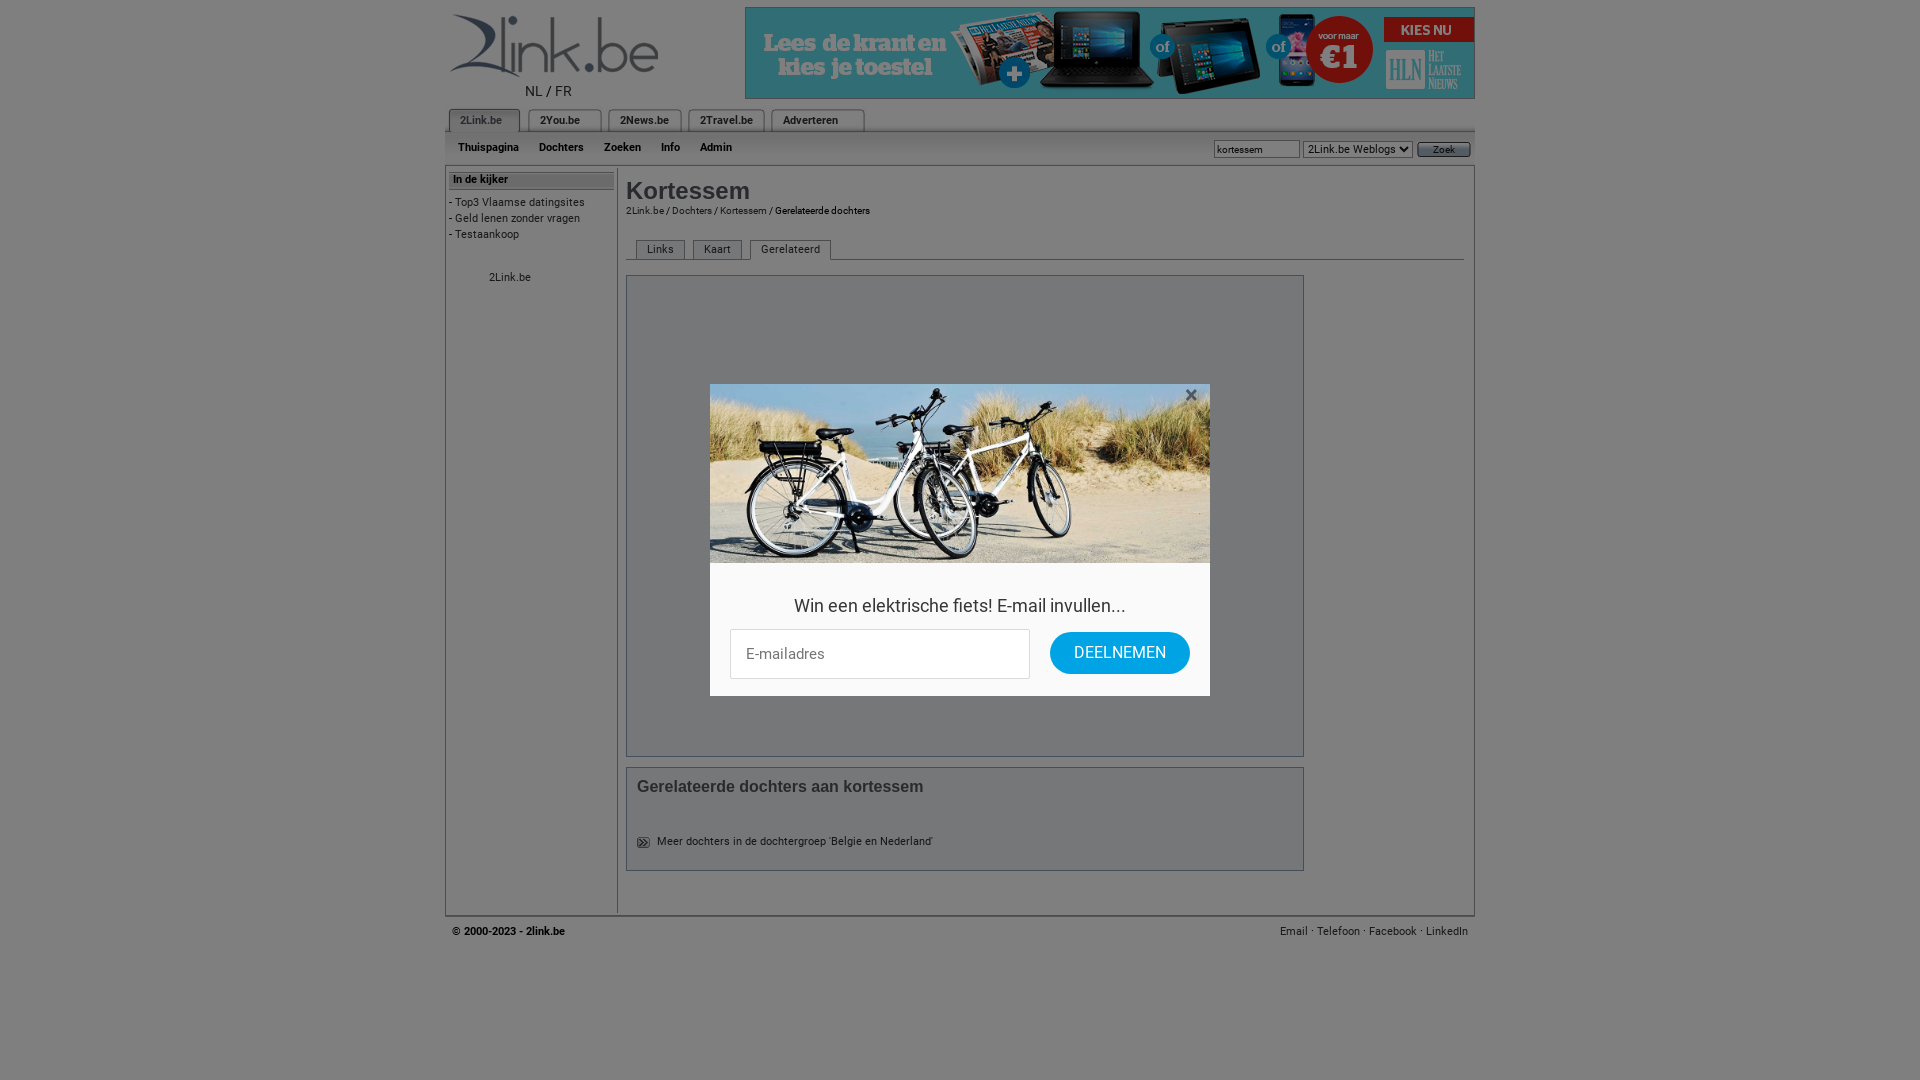 The height and width of the screenshot is (1080, 1920). I want to click on 'Info', so click(670, 146).